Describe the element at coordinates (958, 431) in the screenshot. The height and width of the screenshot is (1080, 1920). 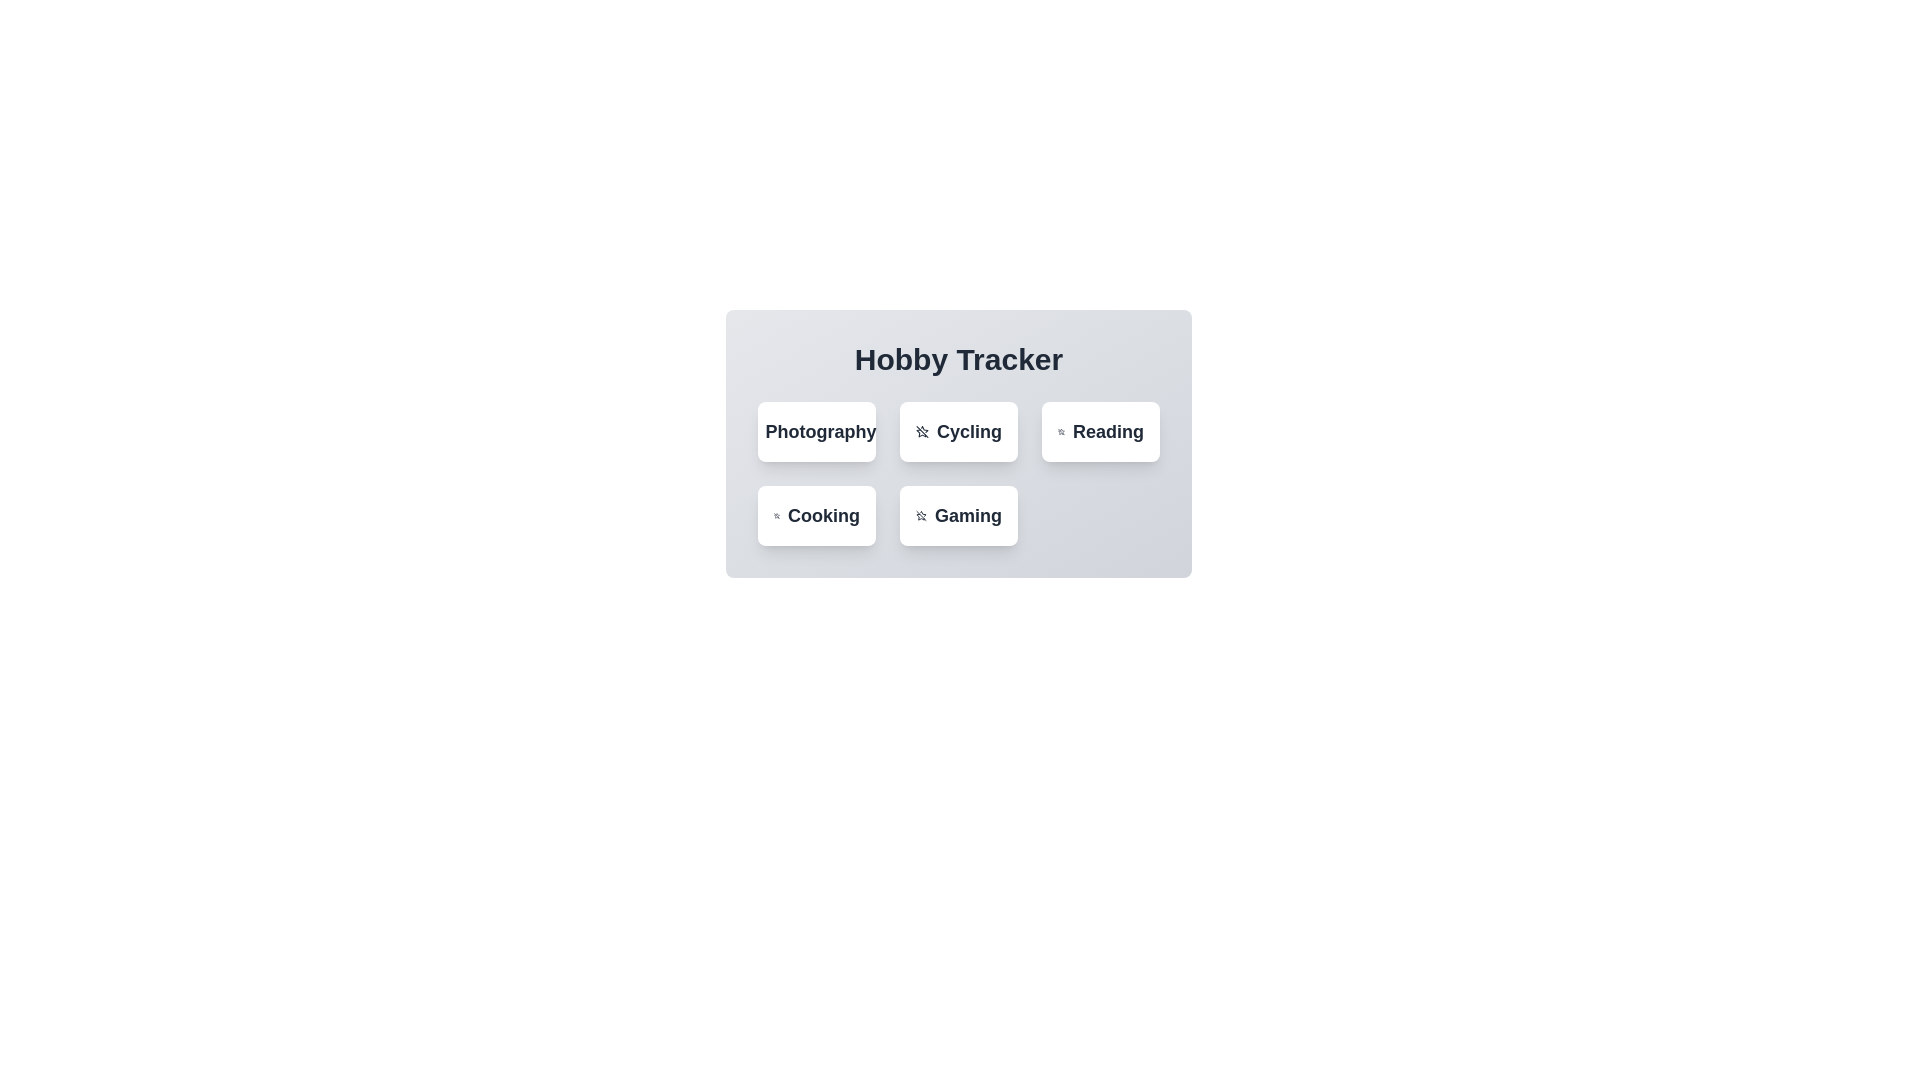
I see `the hobby Cycling by clicking its button` at that location.